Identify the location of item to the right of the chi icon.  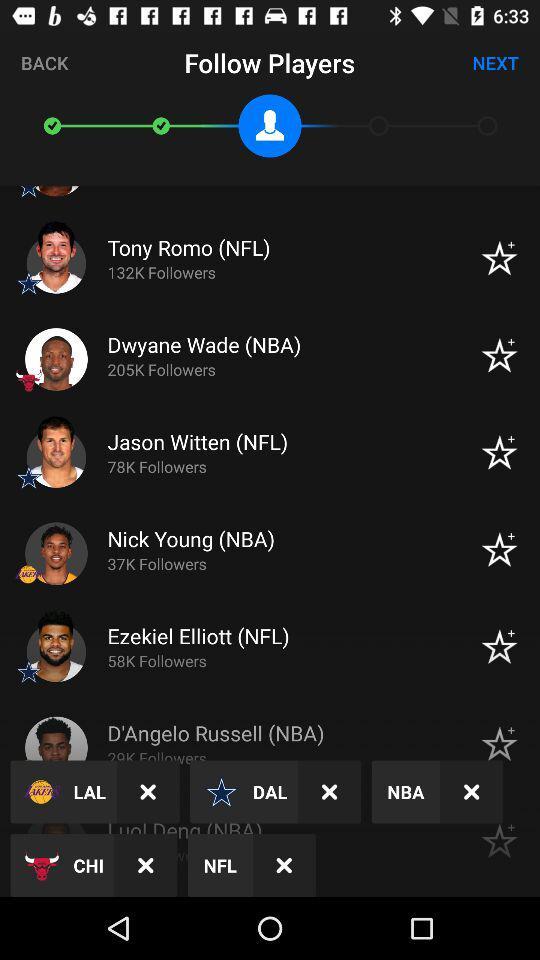
(144, 864).